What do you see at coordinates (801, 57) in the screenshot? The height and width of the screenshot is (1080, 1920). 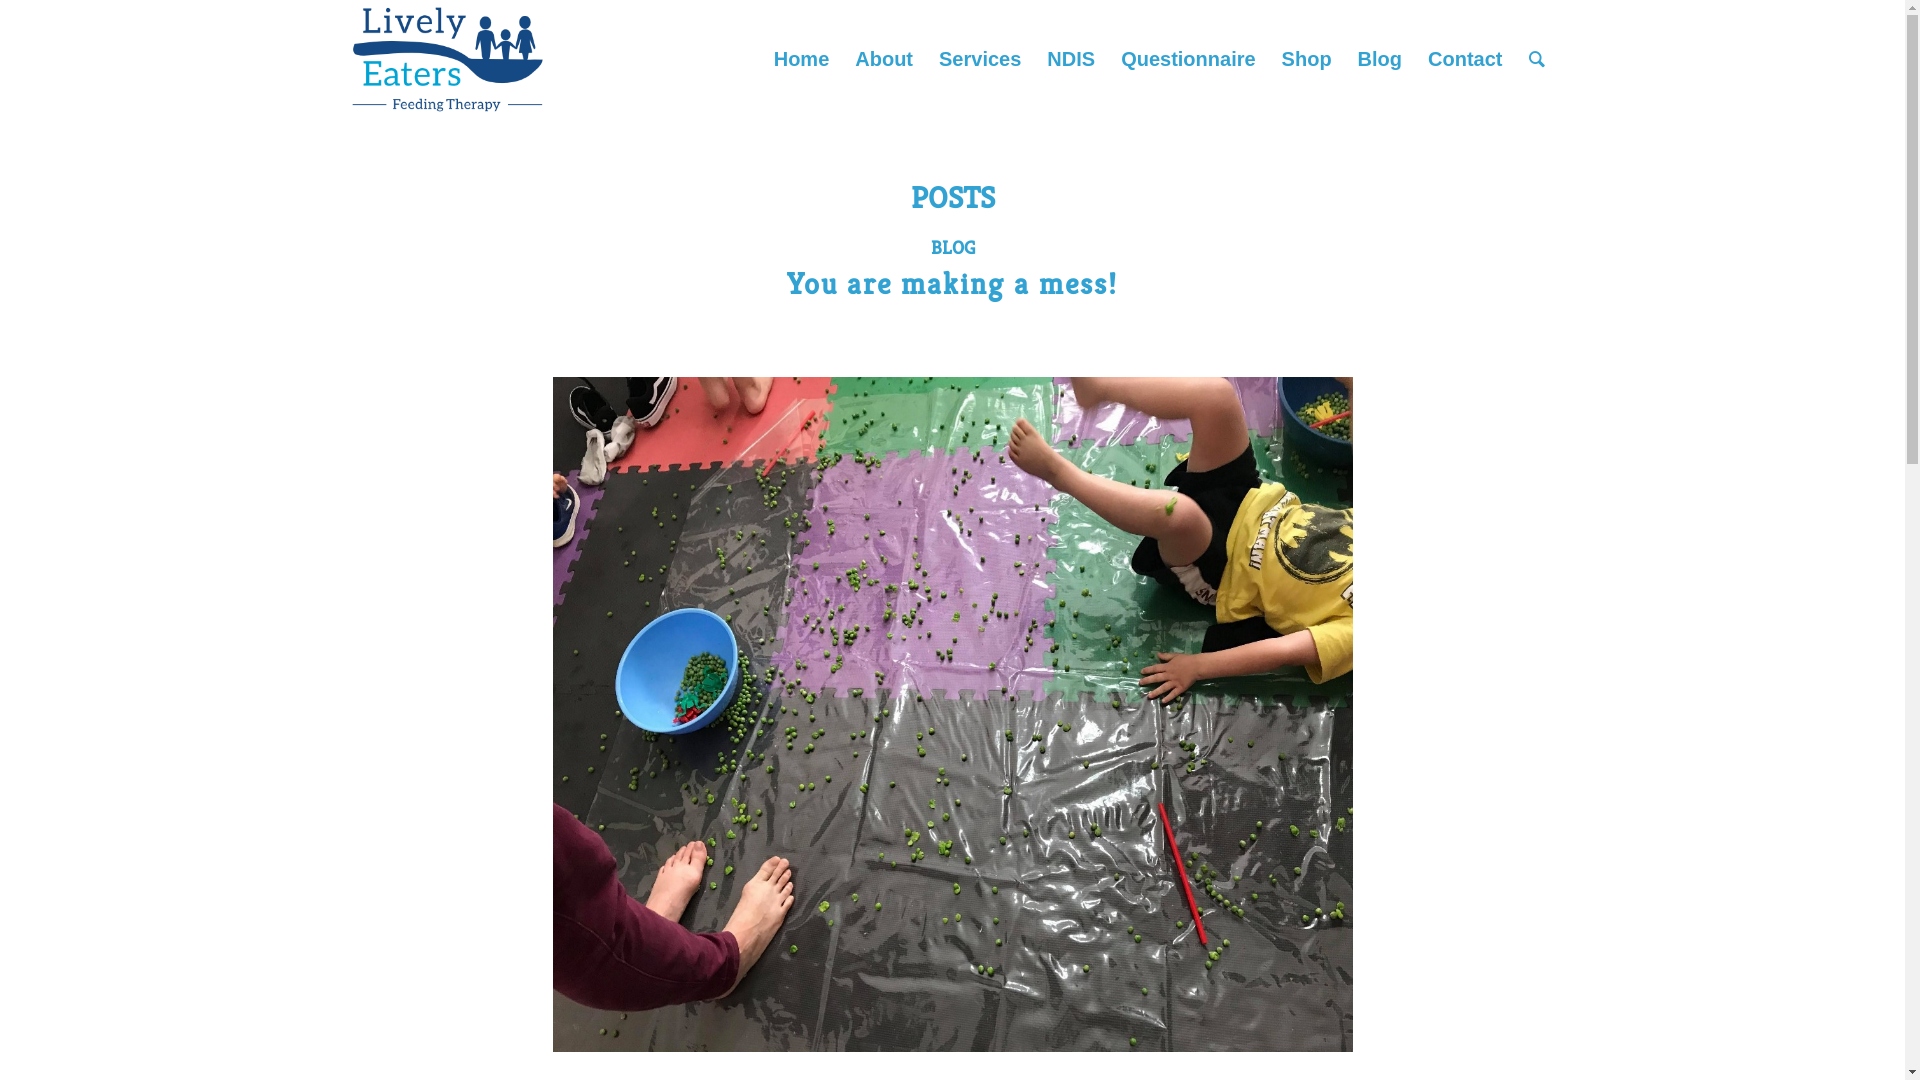 I see `'Home'` at bounding box center [801, 57].